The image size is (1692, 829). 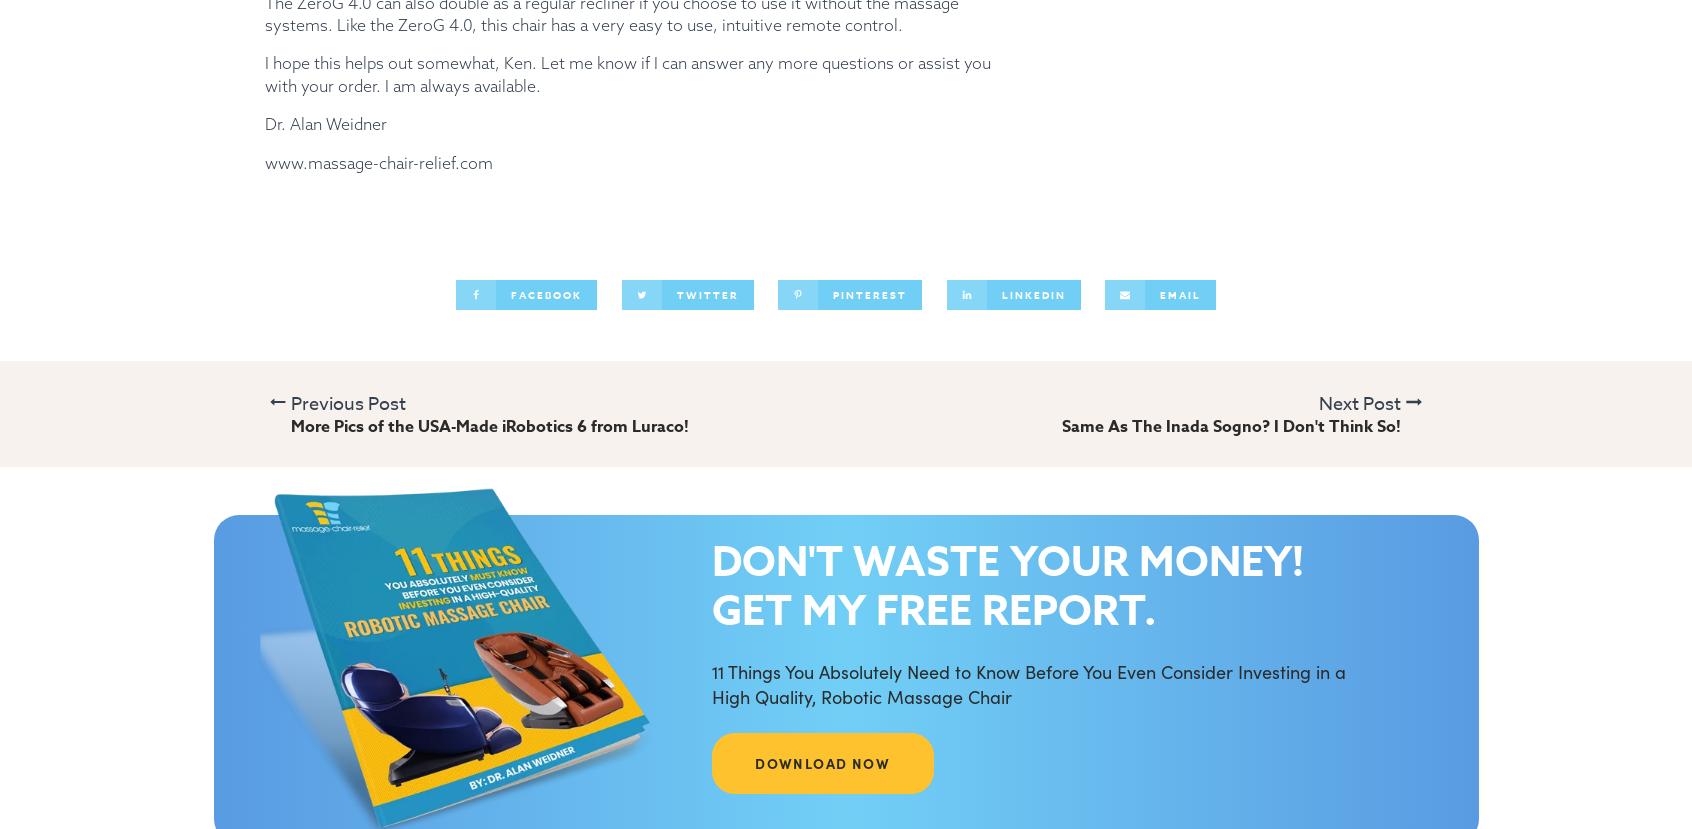 What do you see at coordinates (627, 73) in the screenshot?
I see `'I hope this helps out somewhat, Ken. Let me know if I can answer any more questions or assist you with your order. I am always available.'` at bounding box center [627, 73].